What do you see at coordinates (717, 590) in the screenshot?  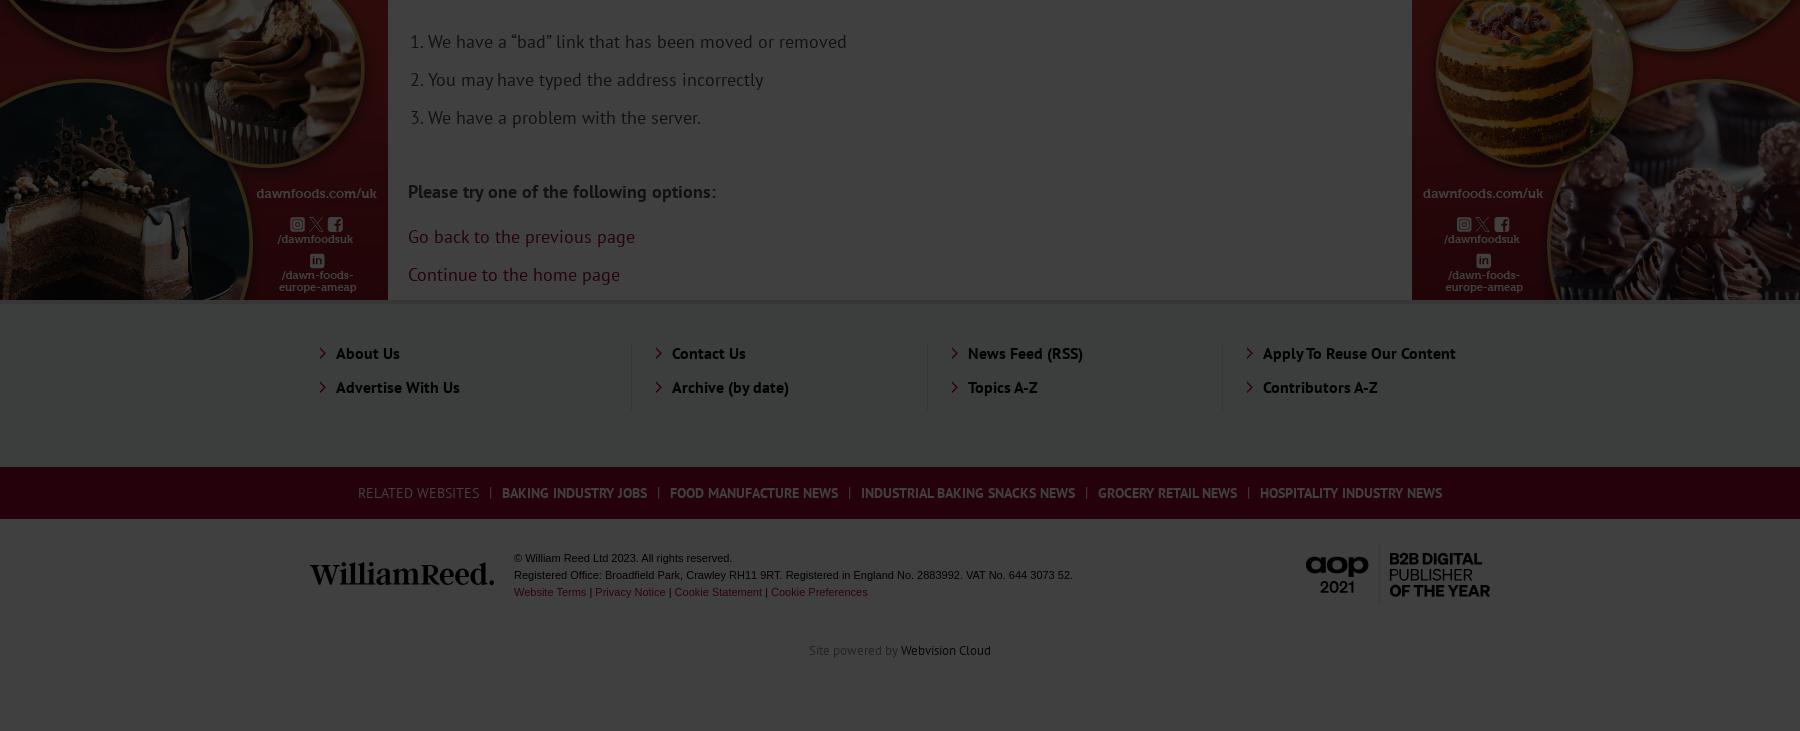 I see `'Cookie Statement'` at bounding box center [717, 590].